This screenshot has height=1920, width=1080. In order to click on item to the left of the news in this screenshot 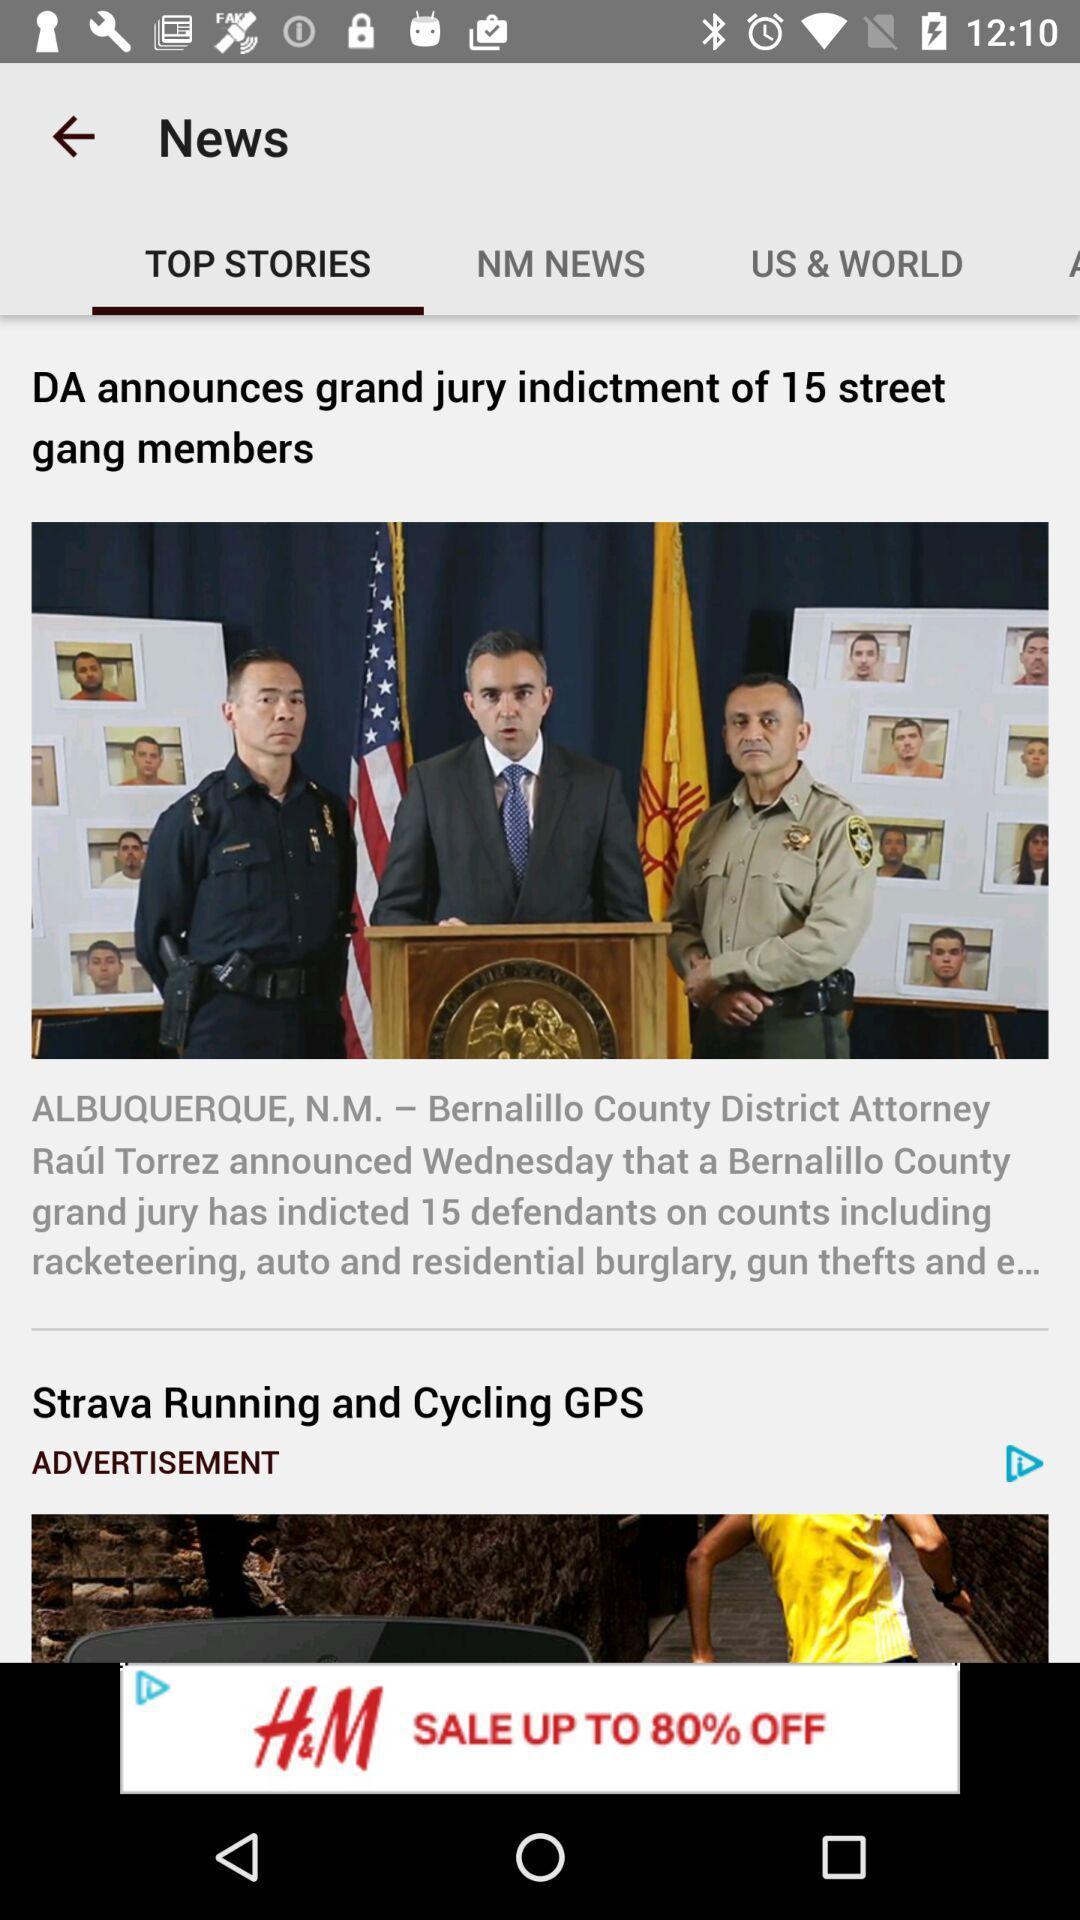, I will do `click(72, 135)`.